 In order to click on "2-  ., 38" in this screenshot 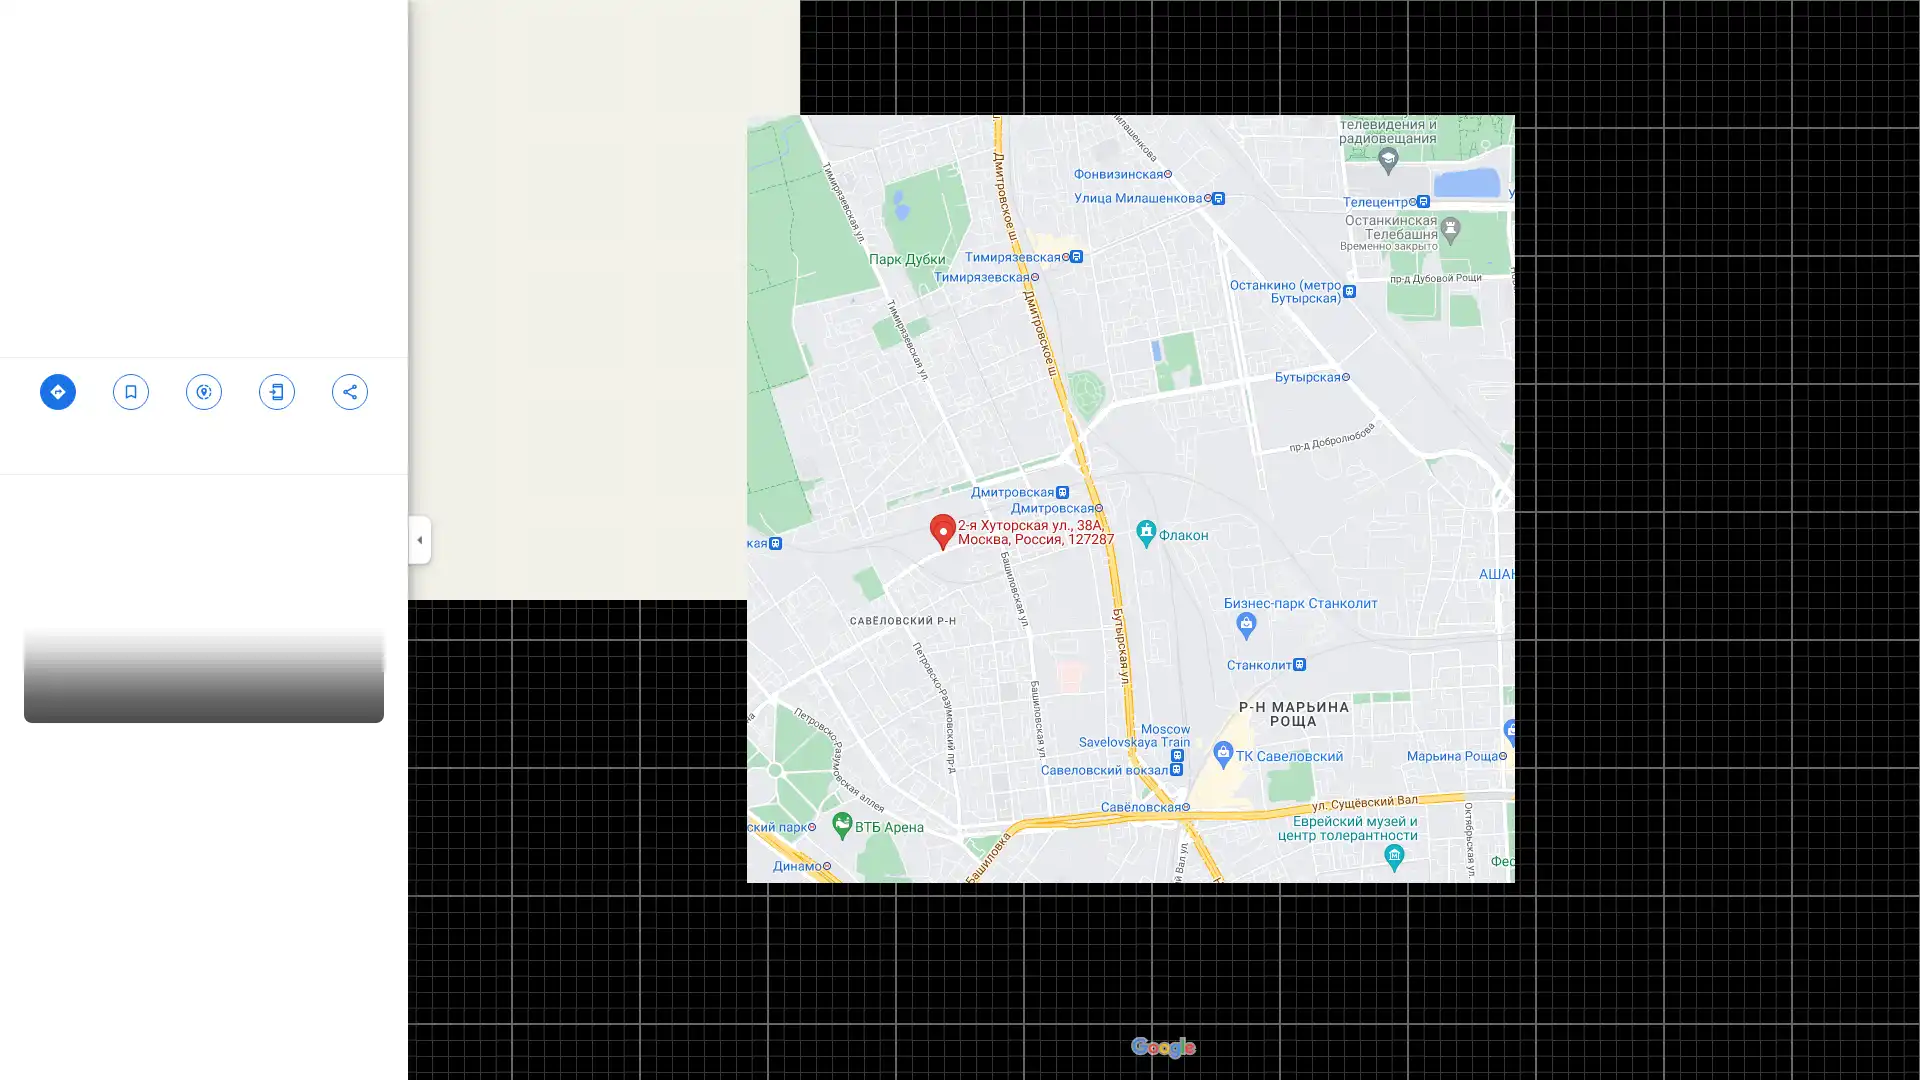, I will do `click(203, 407)`.